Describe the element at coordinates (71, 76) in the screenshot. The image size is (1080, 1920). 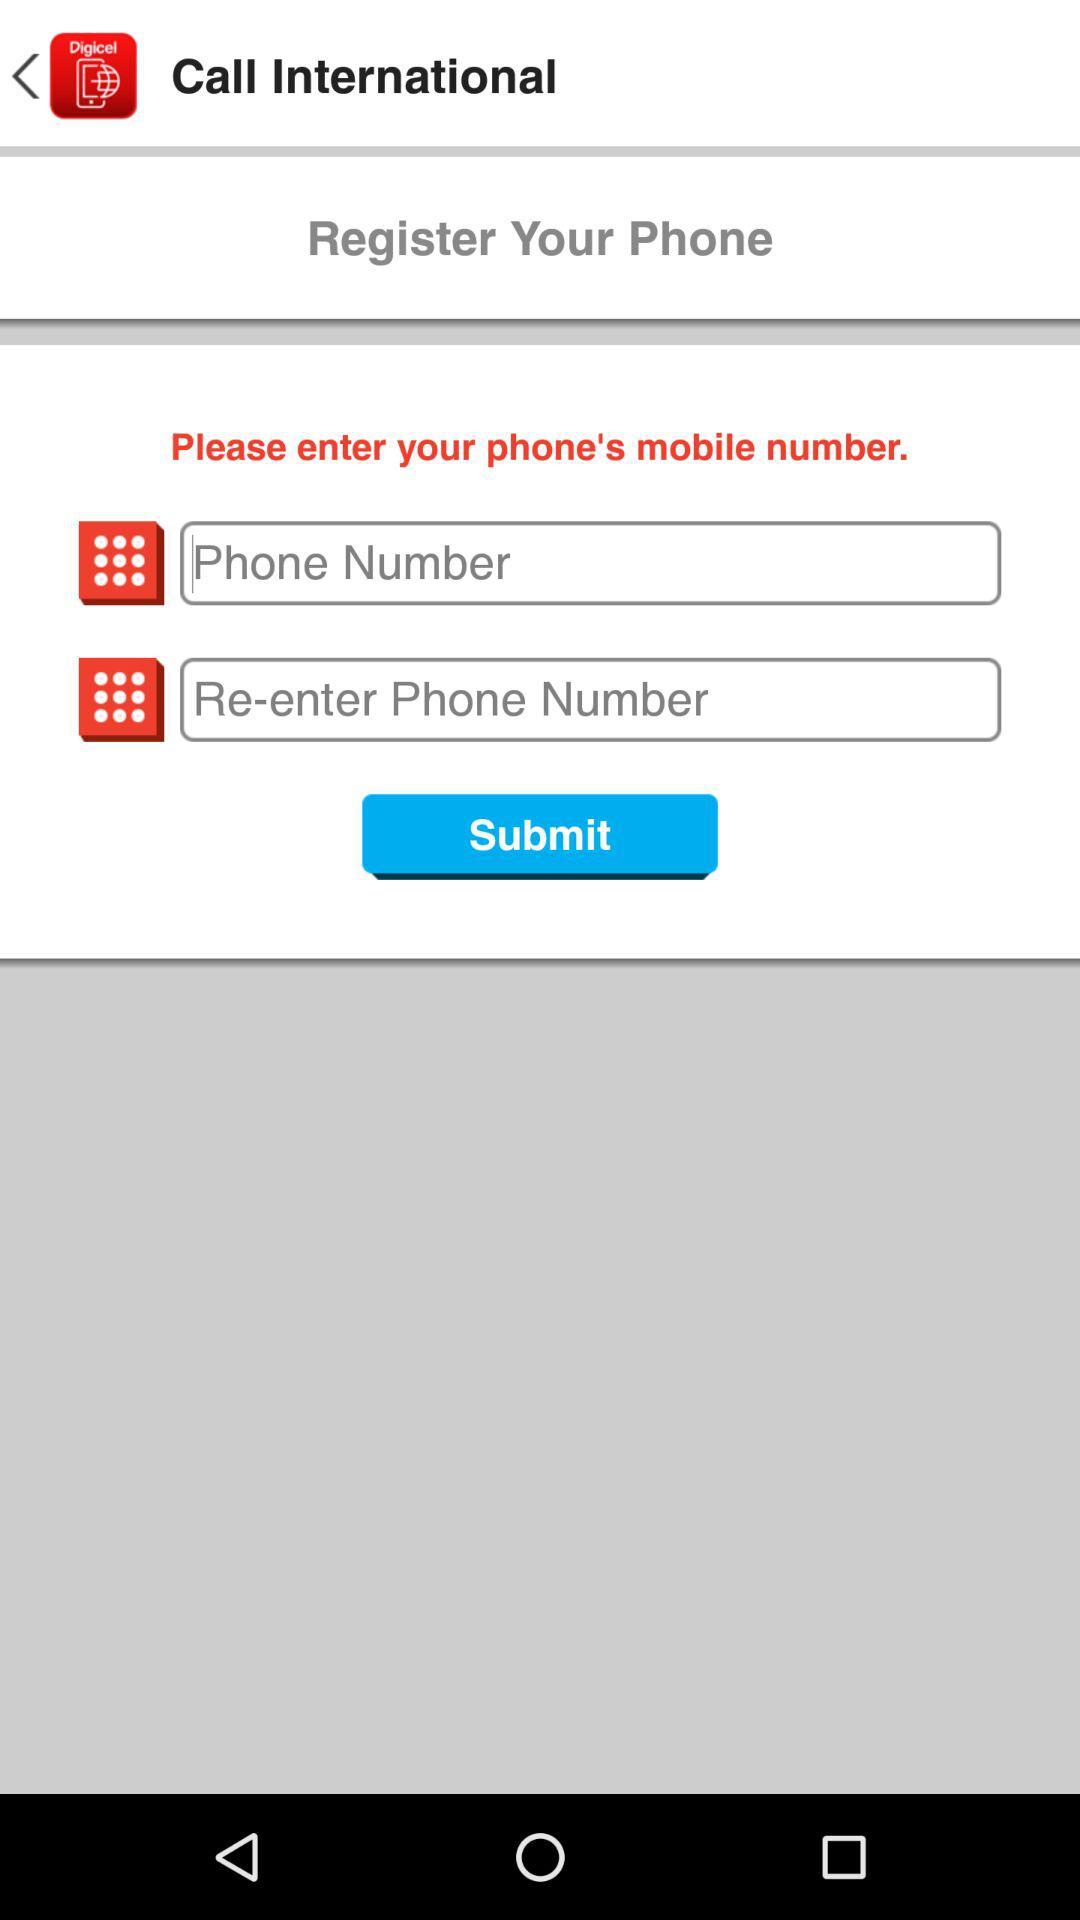
I see `icon to the left of call international app` at that location.